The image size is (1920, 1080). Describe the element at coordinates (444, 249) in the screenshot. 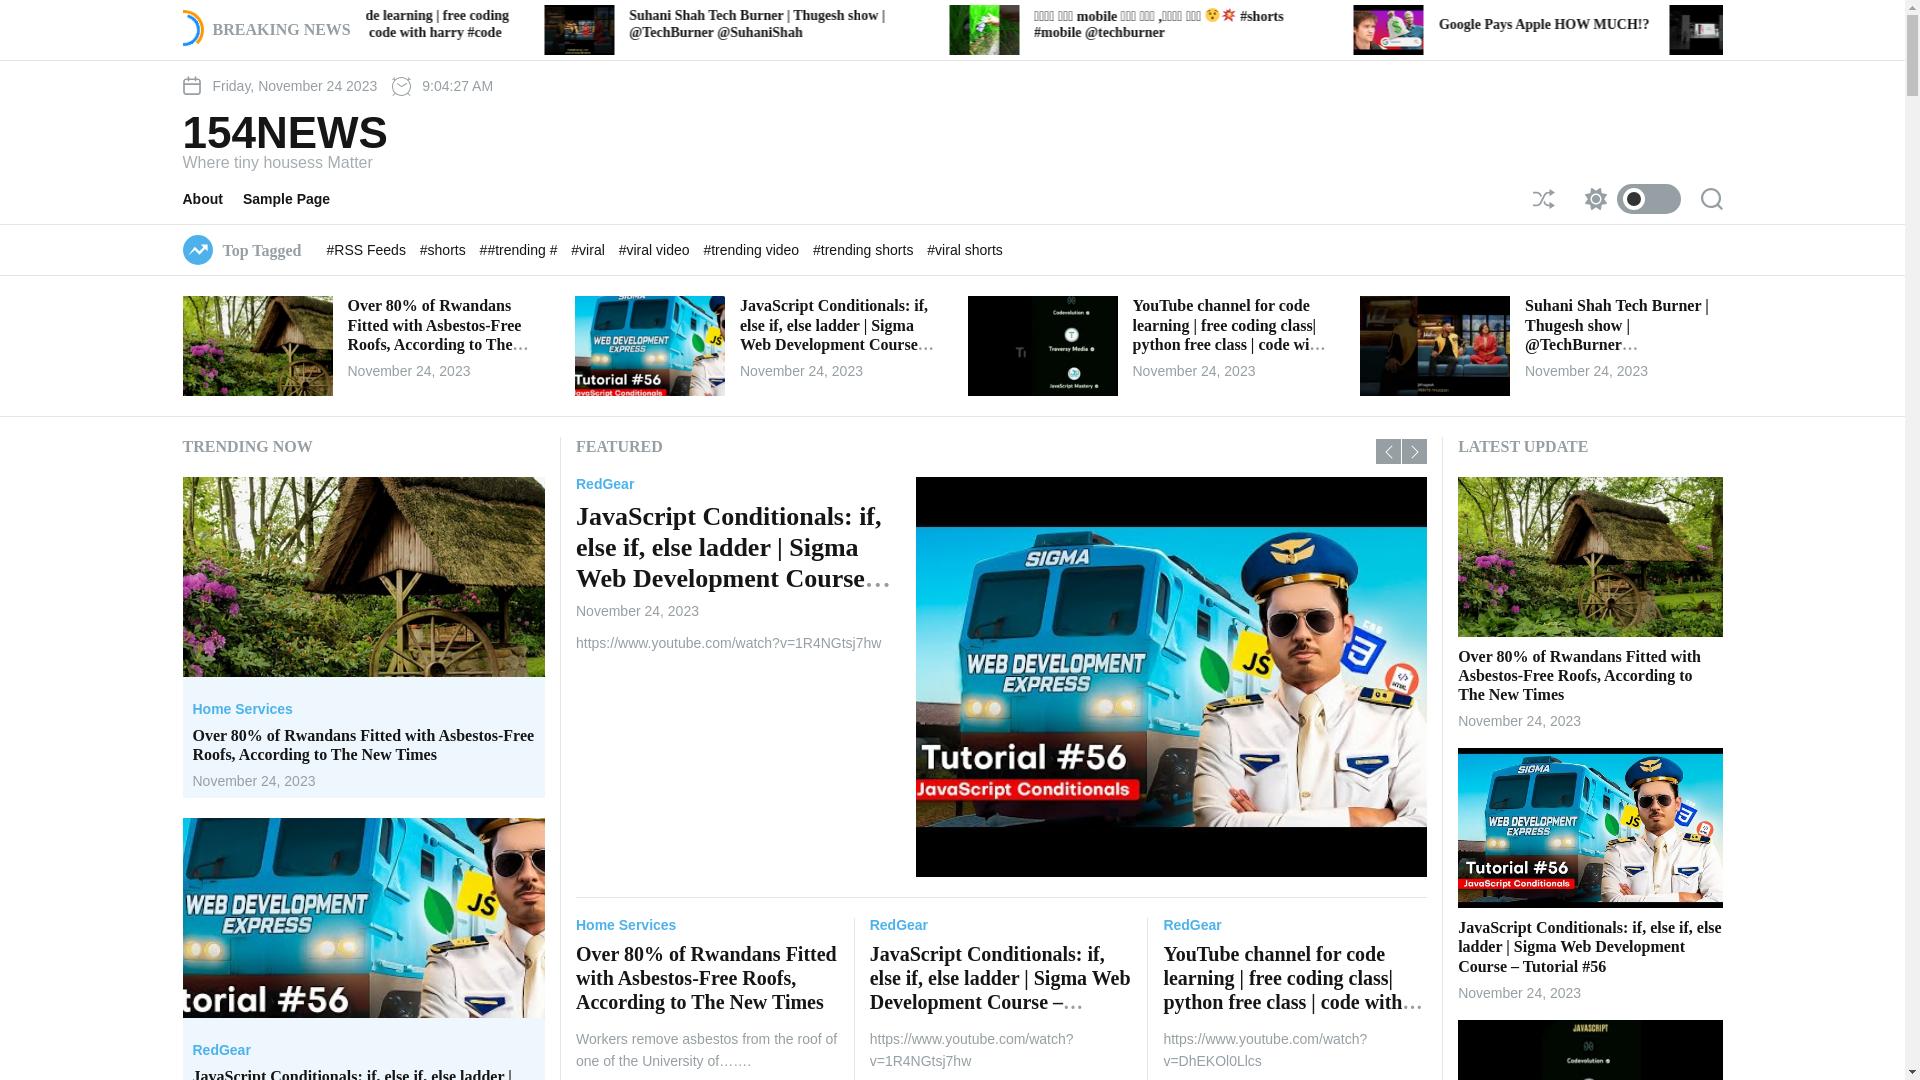

I see `'#shorts'` at that location.